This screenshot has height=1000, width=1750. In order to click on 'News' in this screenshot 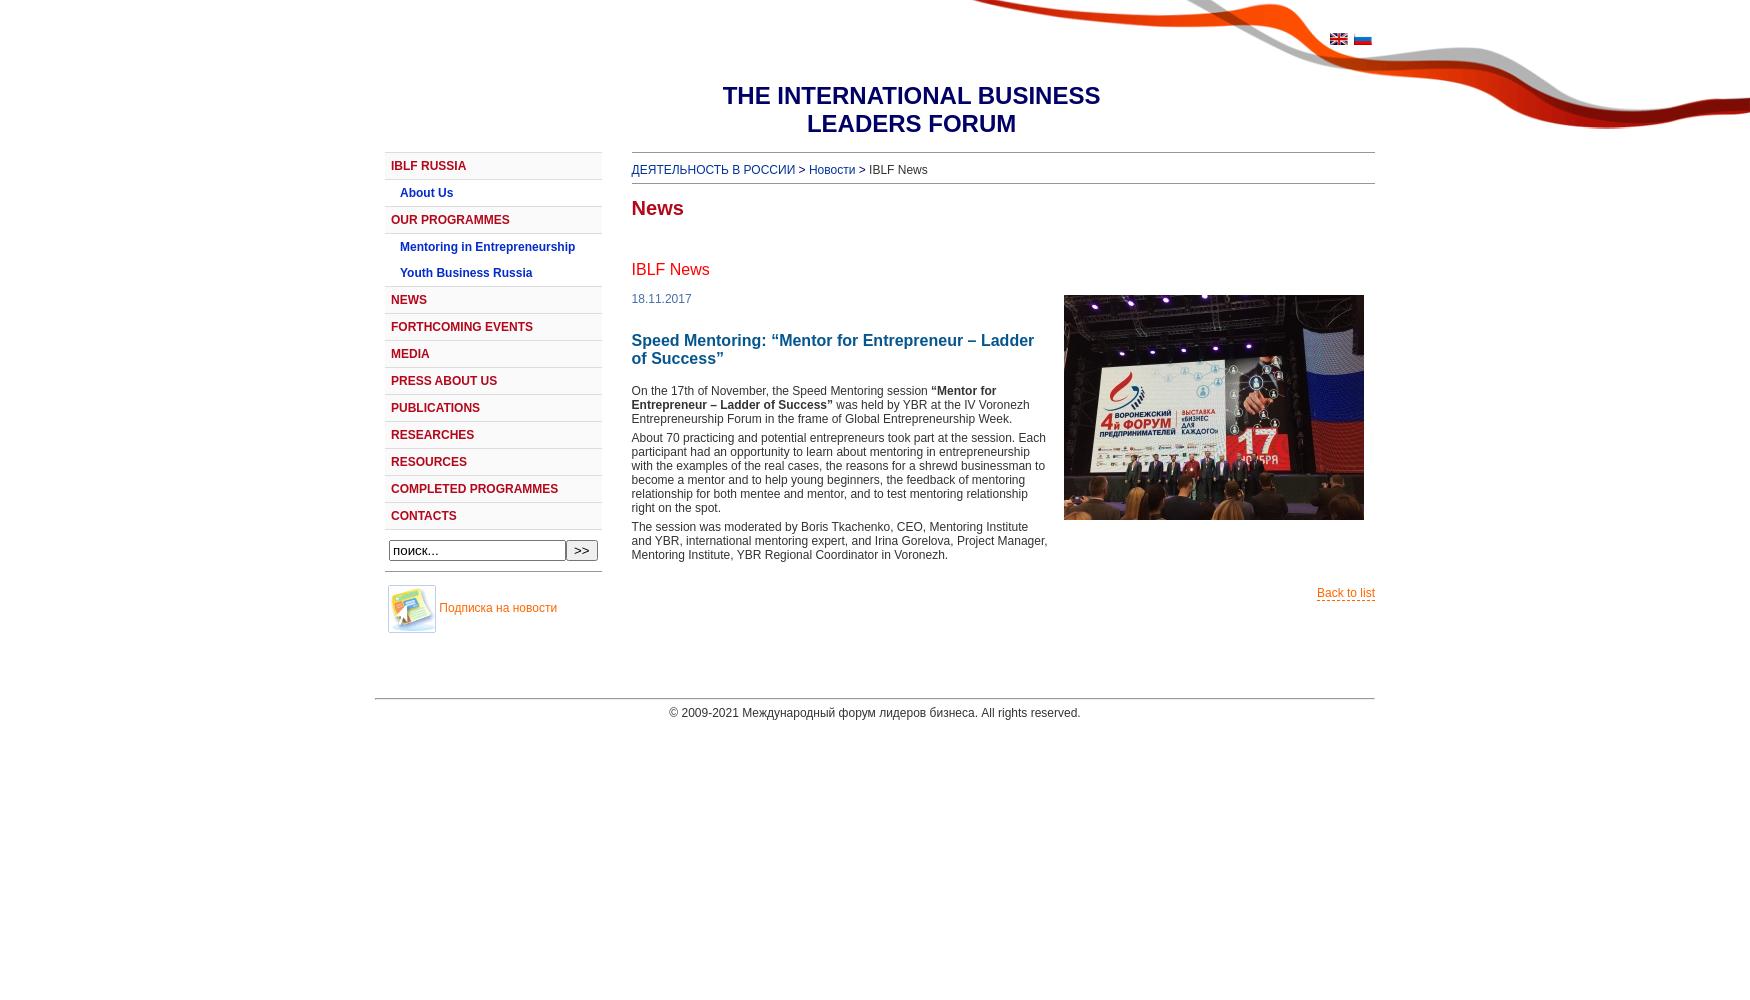, I will do `click(655, 207)`.